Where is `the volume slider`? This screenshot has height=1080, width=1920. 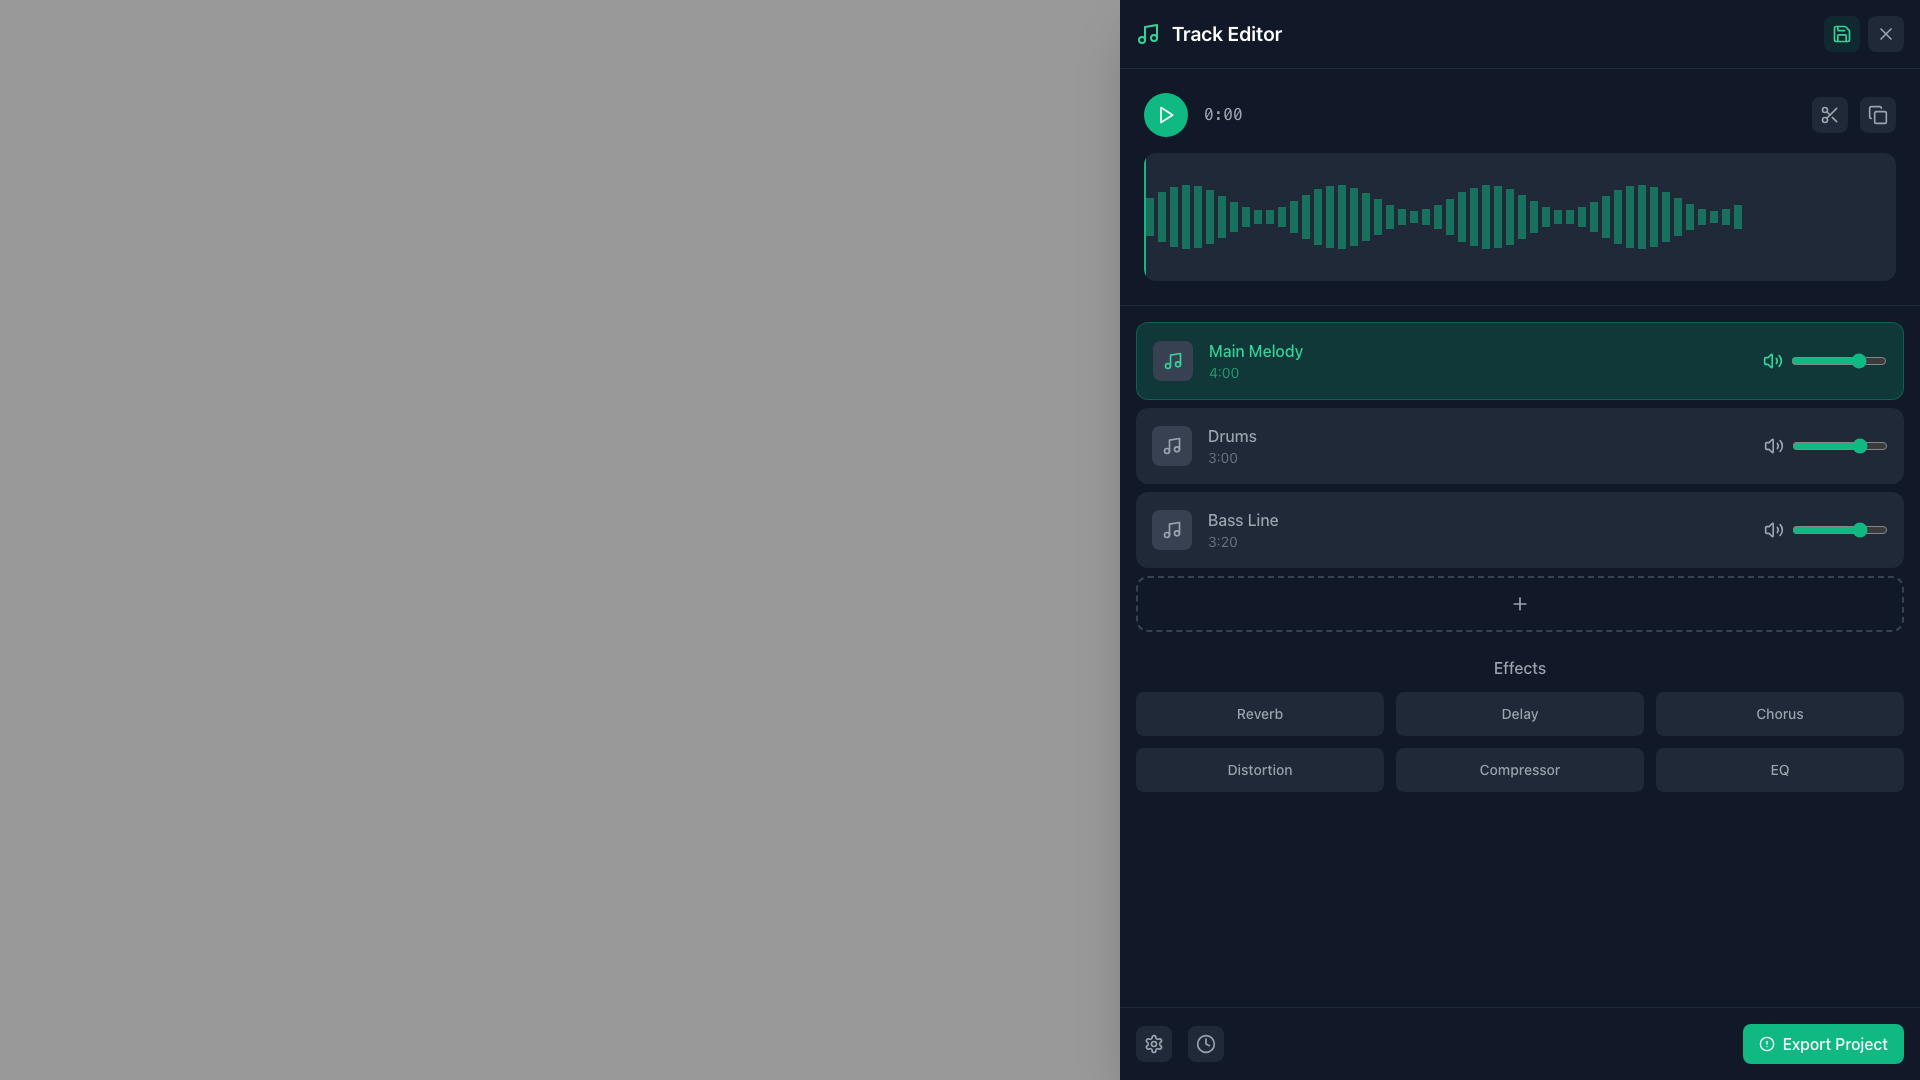 the volume slider is located at coordinates (1842, 361).